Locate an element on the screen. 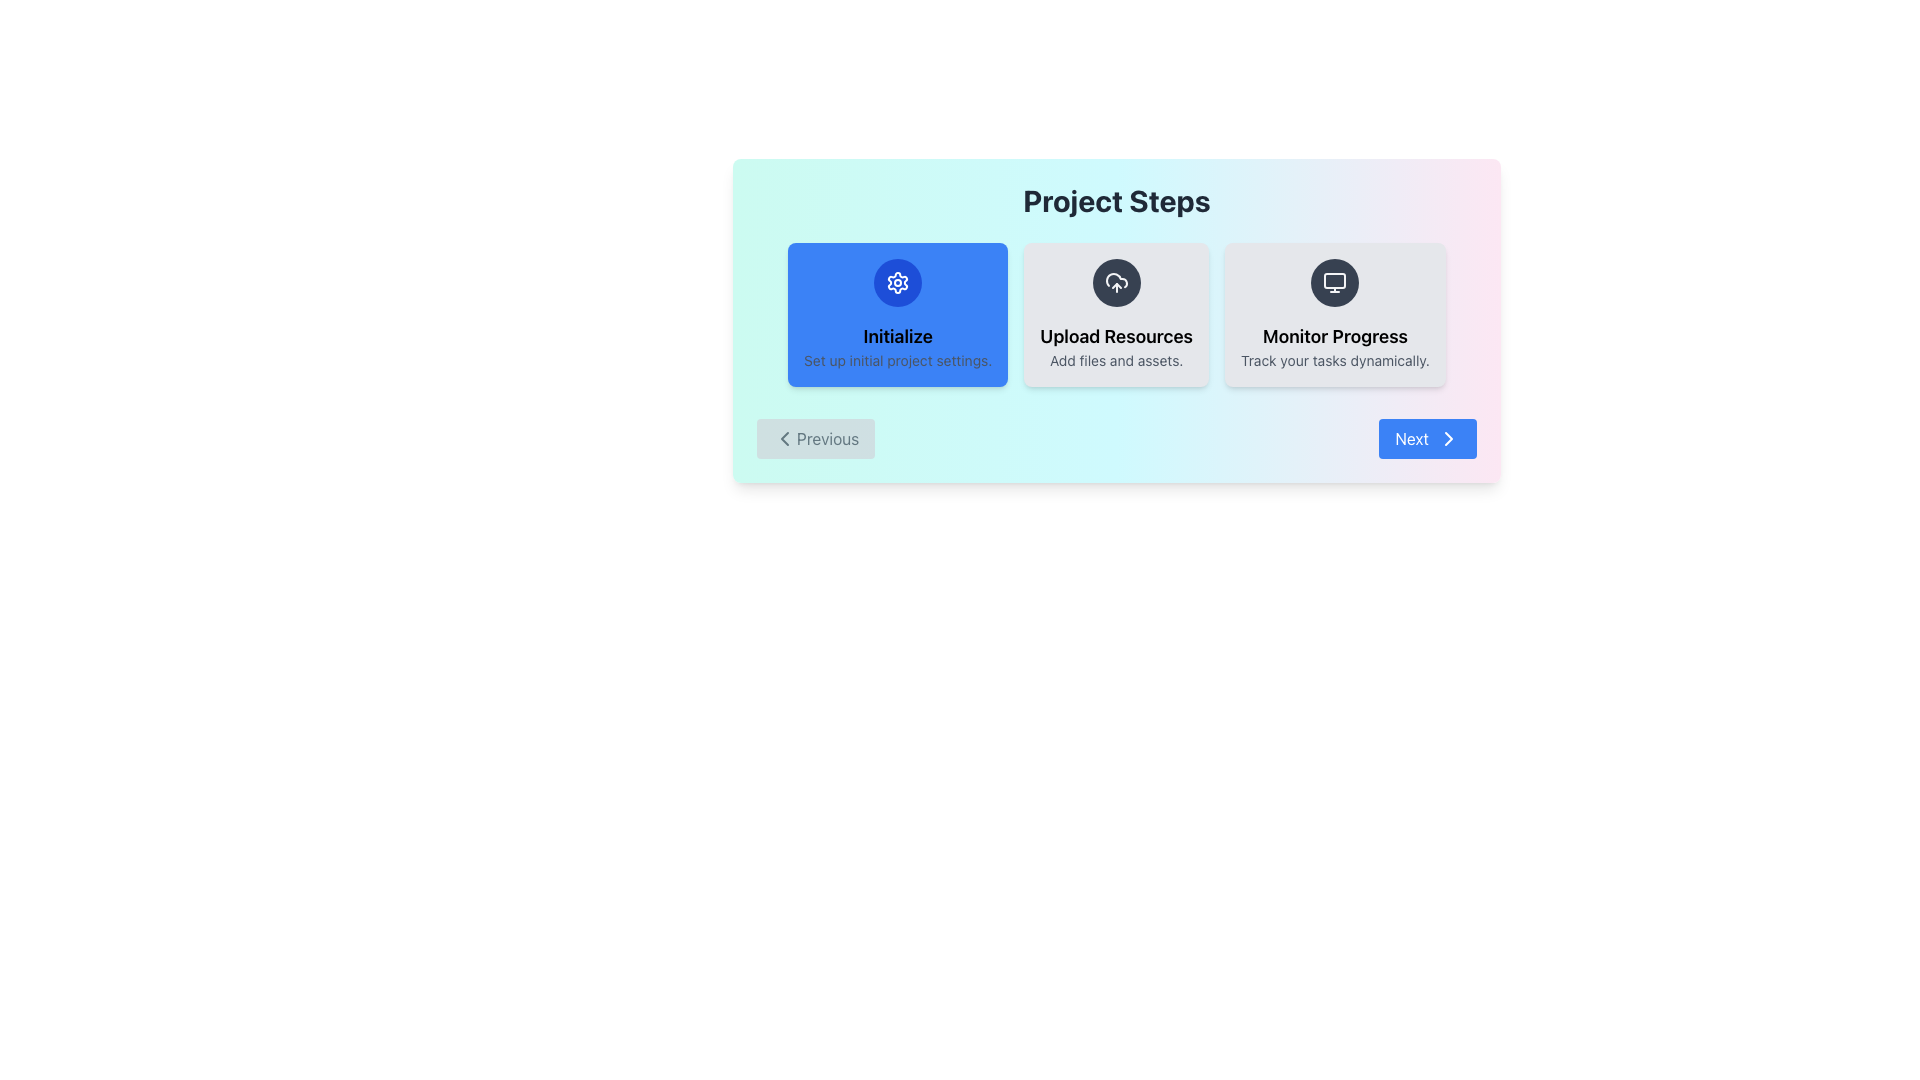 The width and height of the screenshot is (1920, 1080). the Decorative icon resembling a cog or gear, which is located at the center of the leftmost box in the blue-highlighted 'Initialize' step is located at coordinates (897, 282).